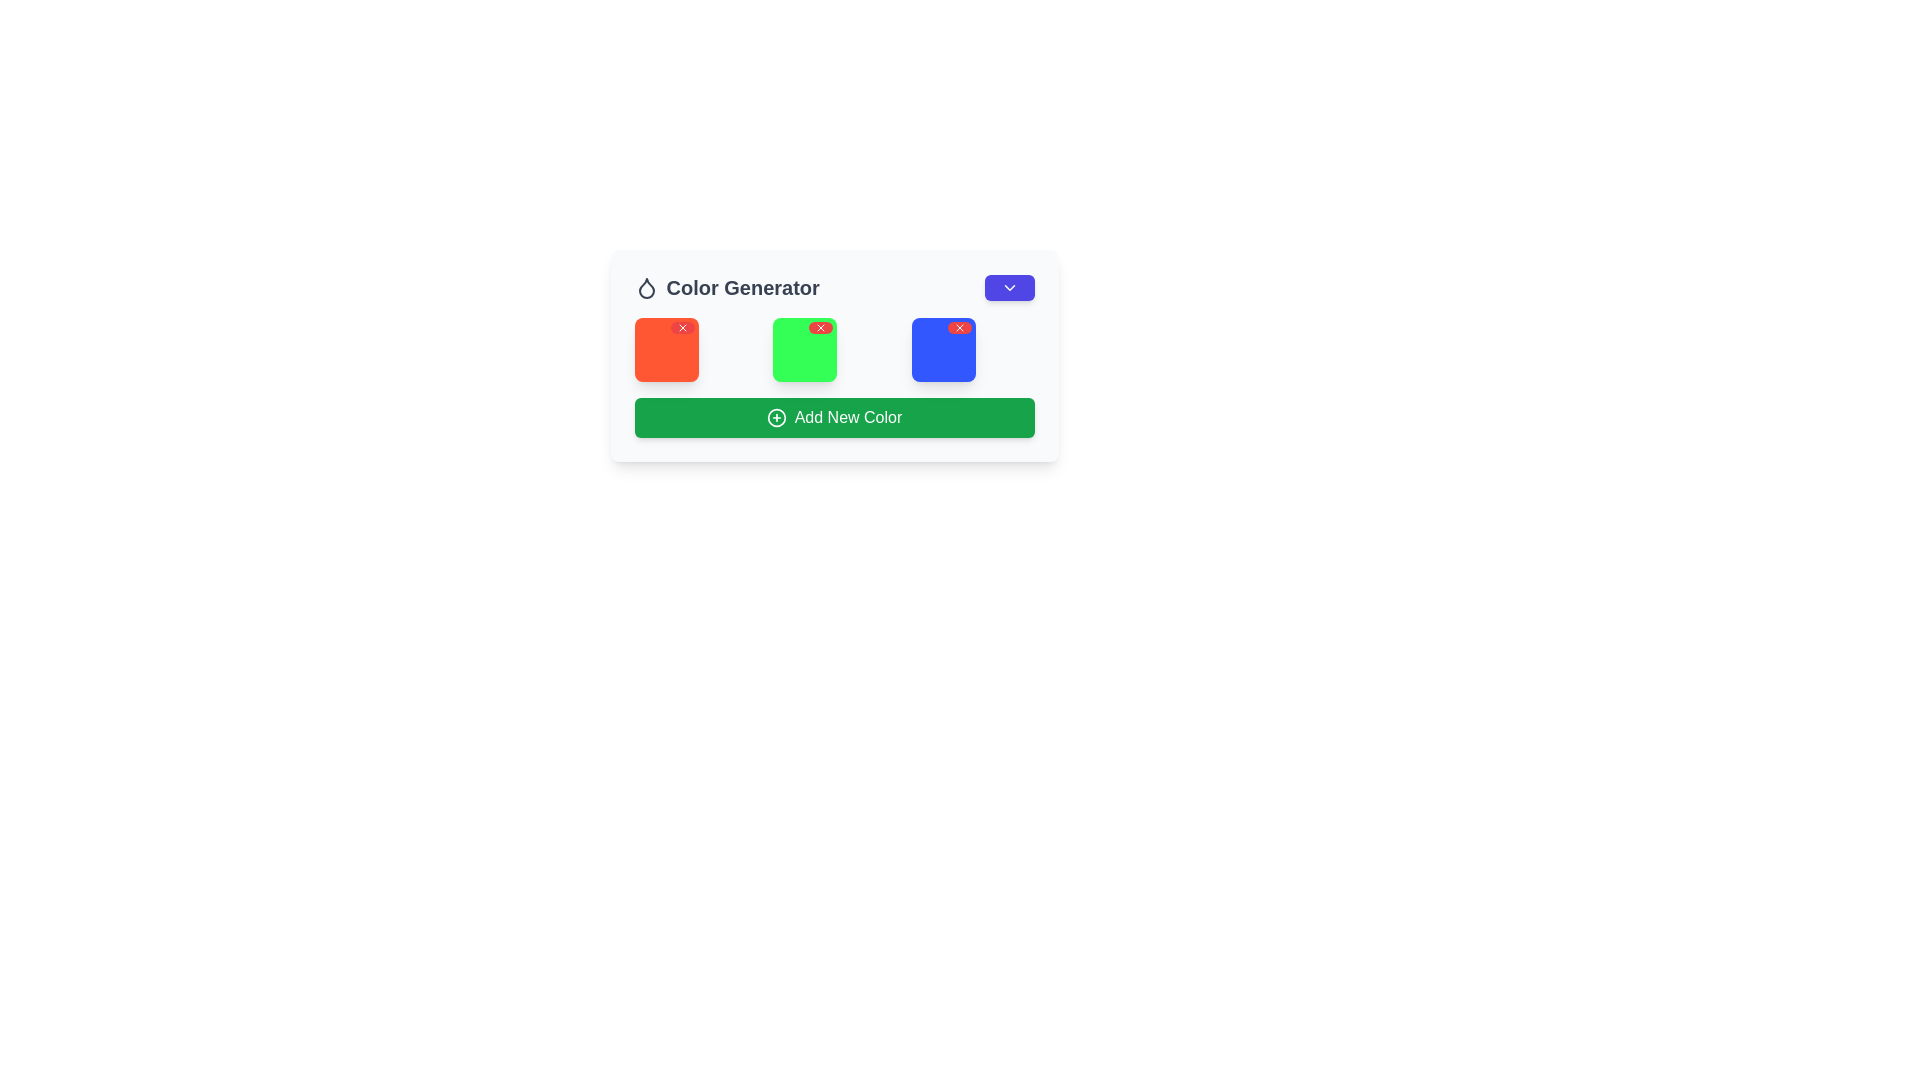 The height and width of the screenshot is (1080, 1920). I want to click on the chevron icon located at the top-right corner of the 'Color Generator' section, so click(1009, 288).